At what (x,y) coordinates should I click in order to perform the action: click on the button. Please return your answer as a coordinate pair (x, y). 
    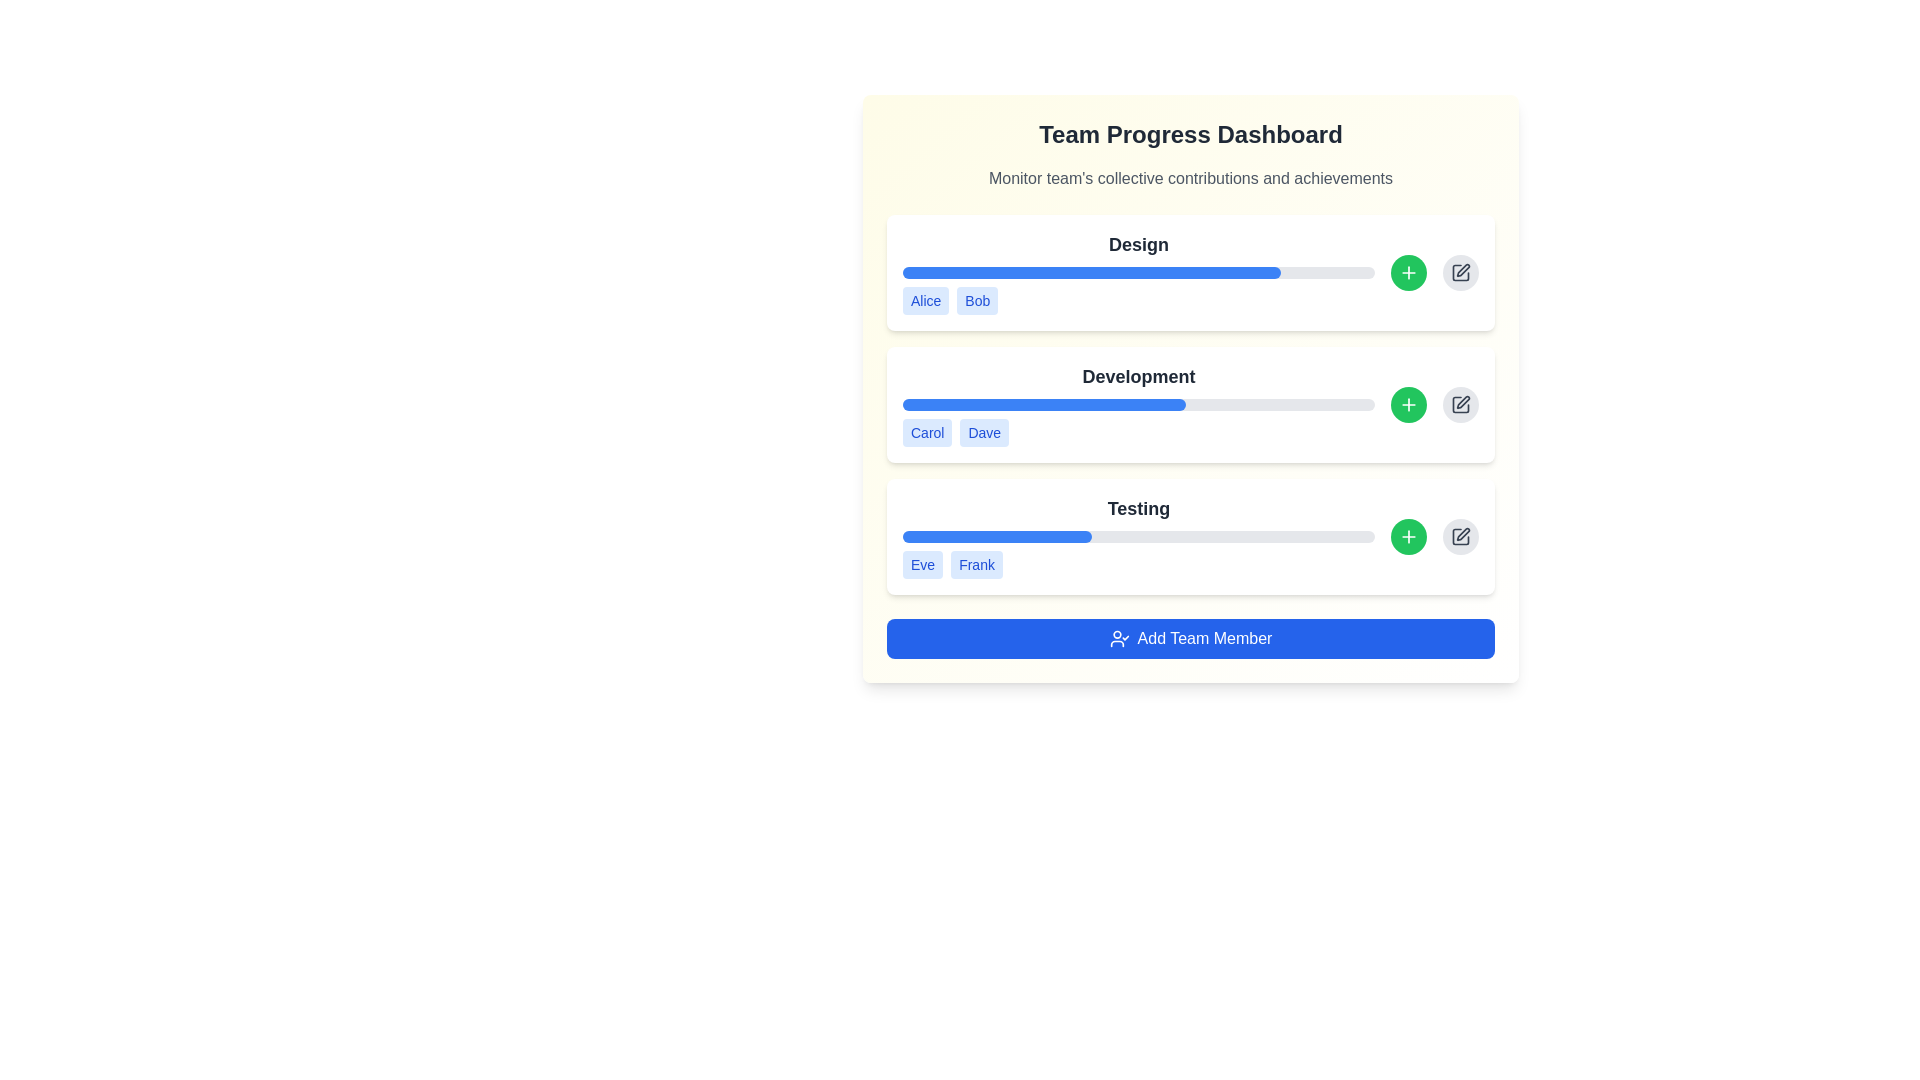
    Looking at the image, I should click on (1408, 535).